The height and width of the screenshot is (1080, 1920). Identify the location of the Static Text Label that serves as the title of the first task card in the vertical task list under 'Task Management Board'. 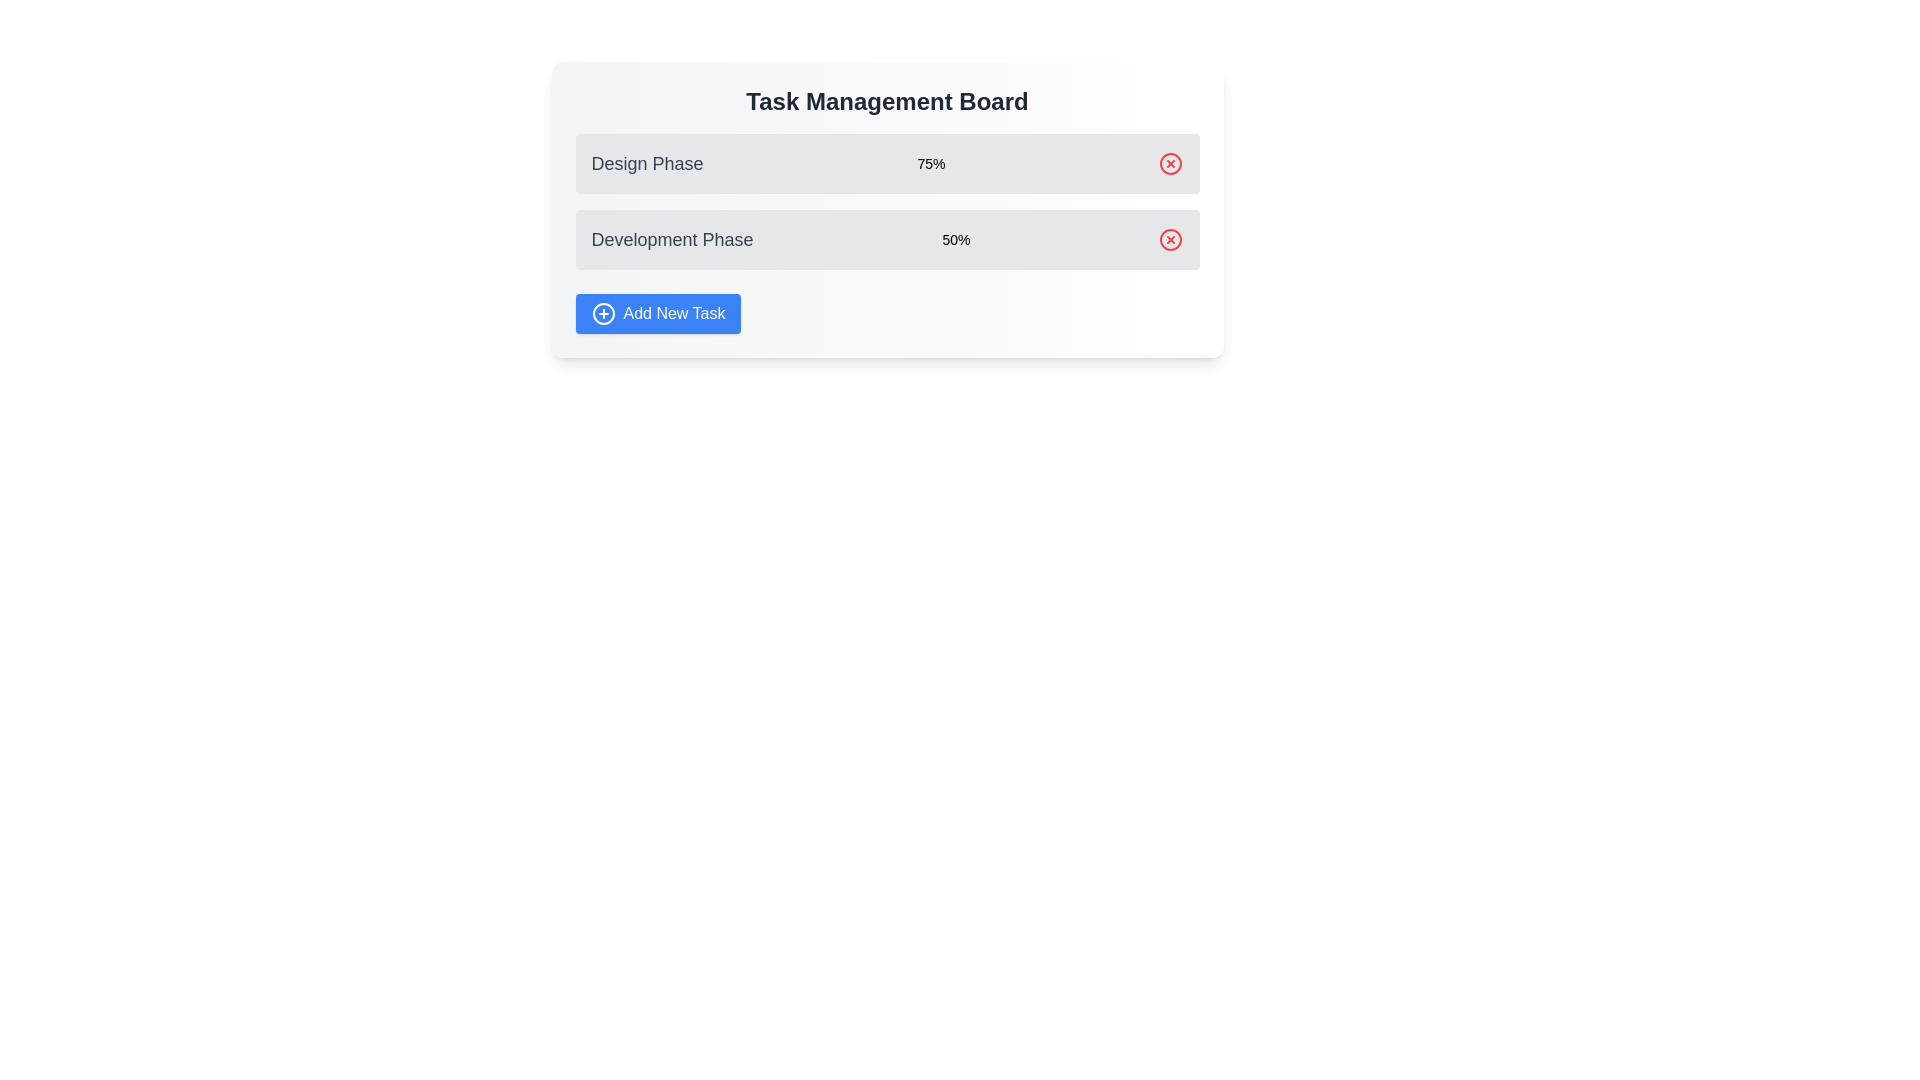
(647, 163).